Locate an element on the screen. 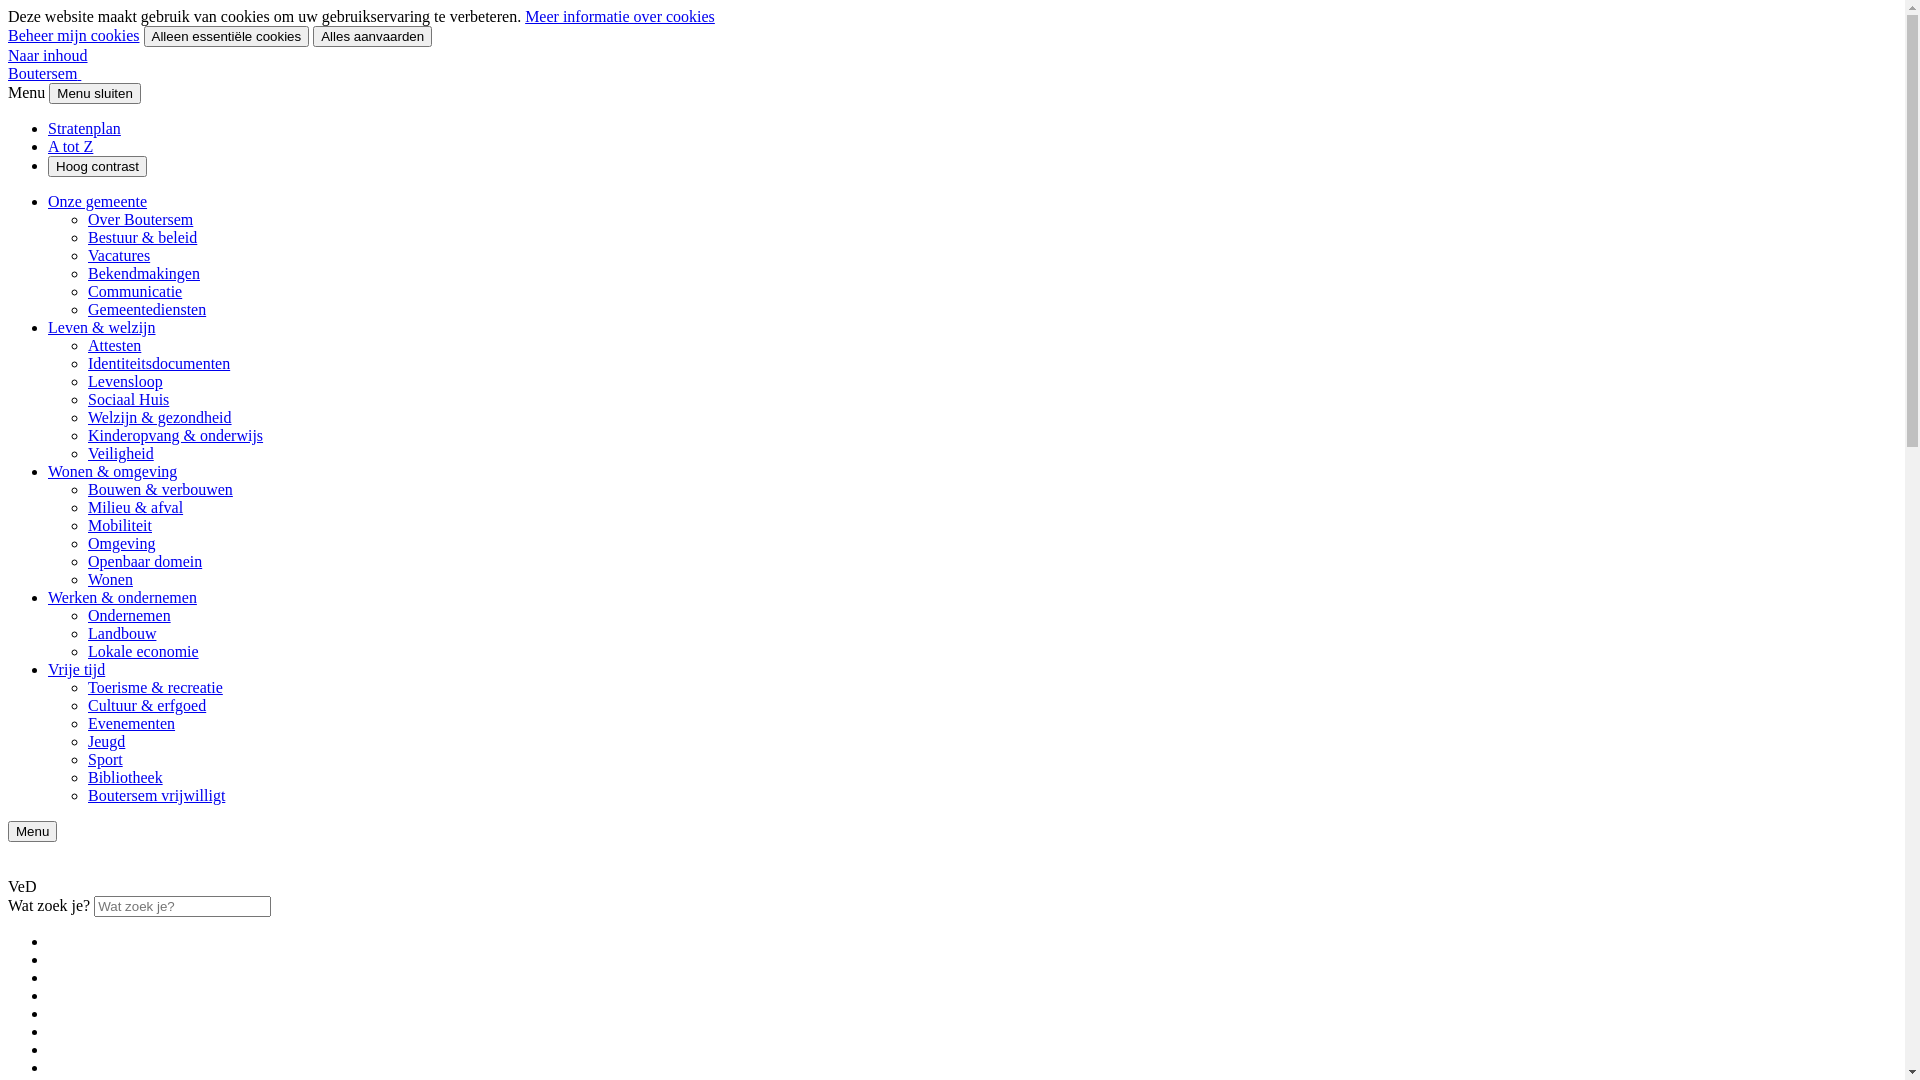 The width and height of the screenshot is (1920, 1080). 'Alles aanvaarden' is located at coordinates (311, 36).